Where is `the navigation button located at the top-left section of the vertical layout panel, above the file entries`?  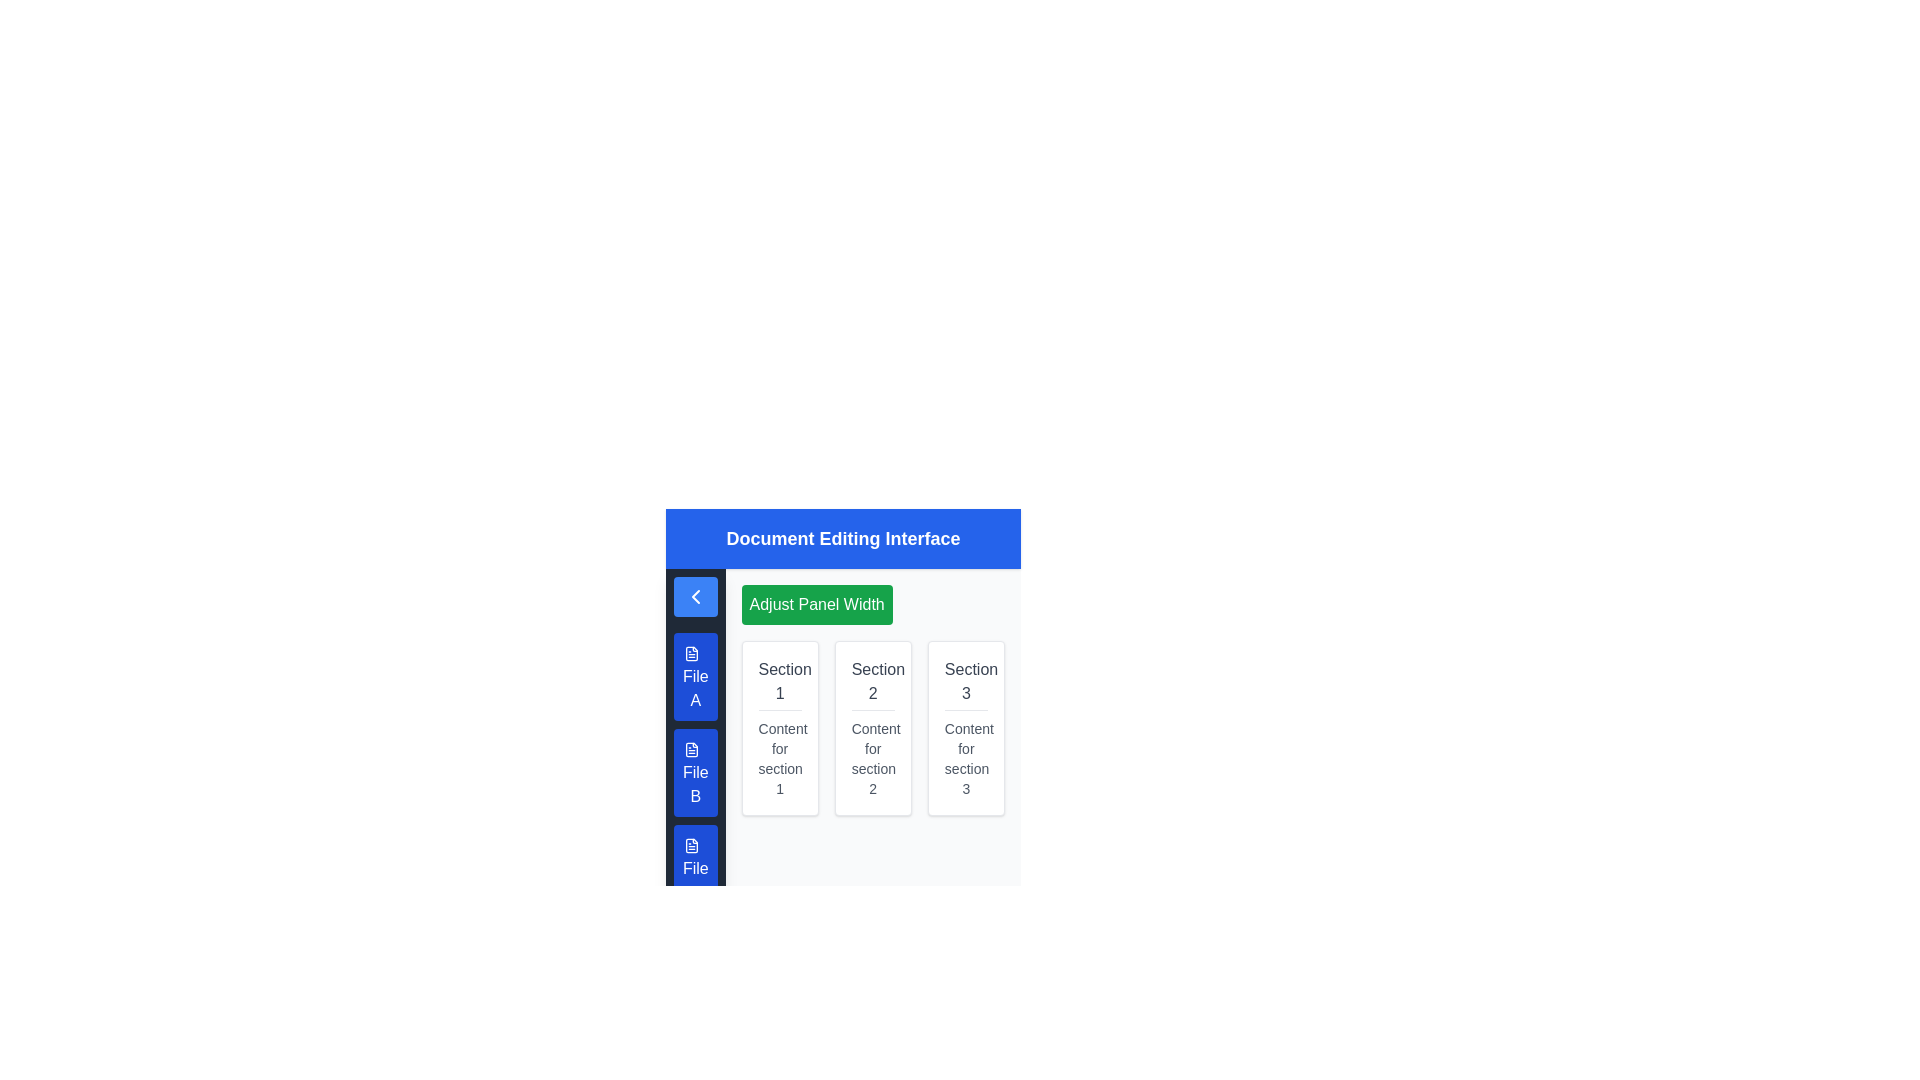 the navigation button located at the top-left section of the vertical layout panel, above the file entries is located at coordinates (695, 596).